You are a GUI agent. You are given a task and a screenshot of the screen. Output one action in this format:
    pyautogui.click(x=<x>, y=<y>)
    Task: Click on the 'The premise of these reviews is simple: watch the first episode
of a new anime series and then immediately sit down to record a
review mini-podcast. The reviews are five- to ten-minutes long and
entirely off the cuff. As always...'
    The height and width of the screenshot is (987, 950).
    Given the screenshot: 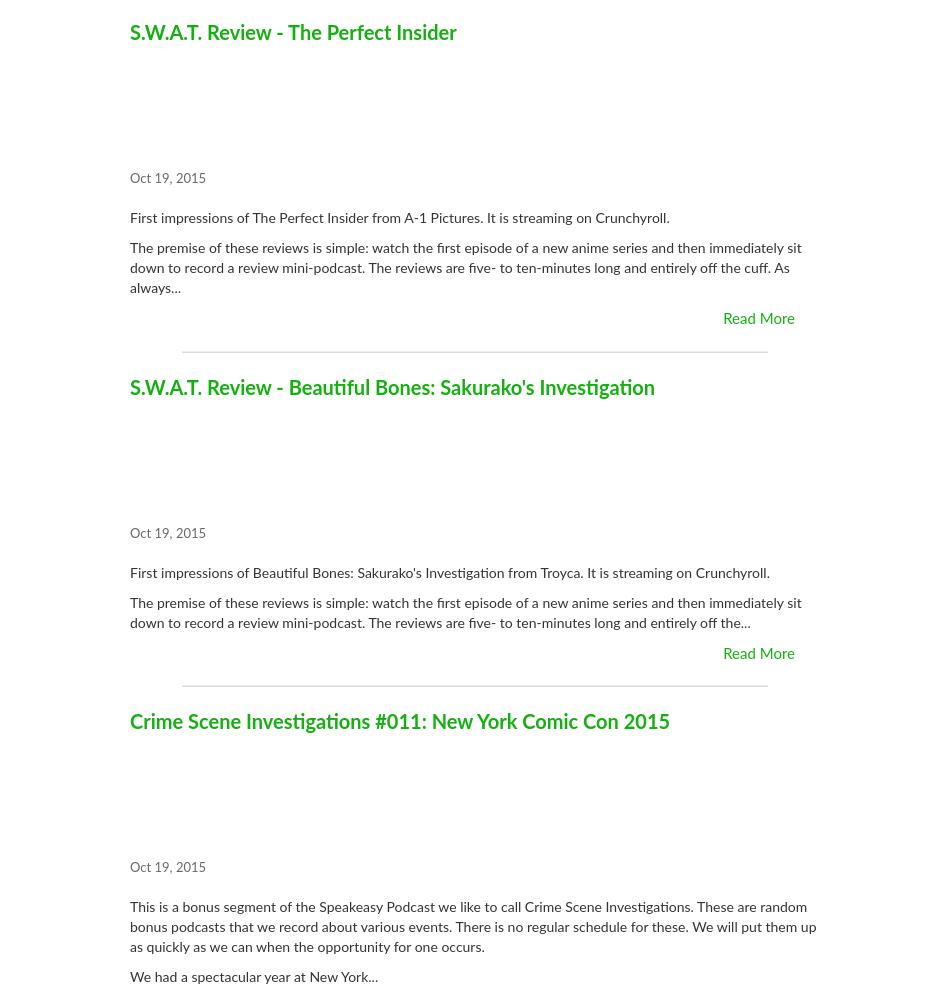 What is the action you would take?
    pyautogui.click(x=464, y=268)
    